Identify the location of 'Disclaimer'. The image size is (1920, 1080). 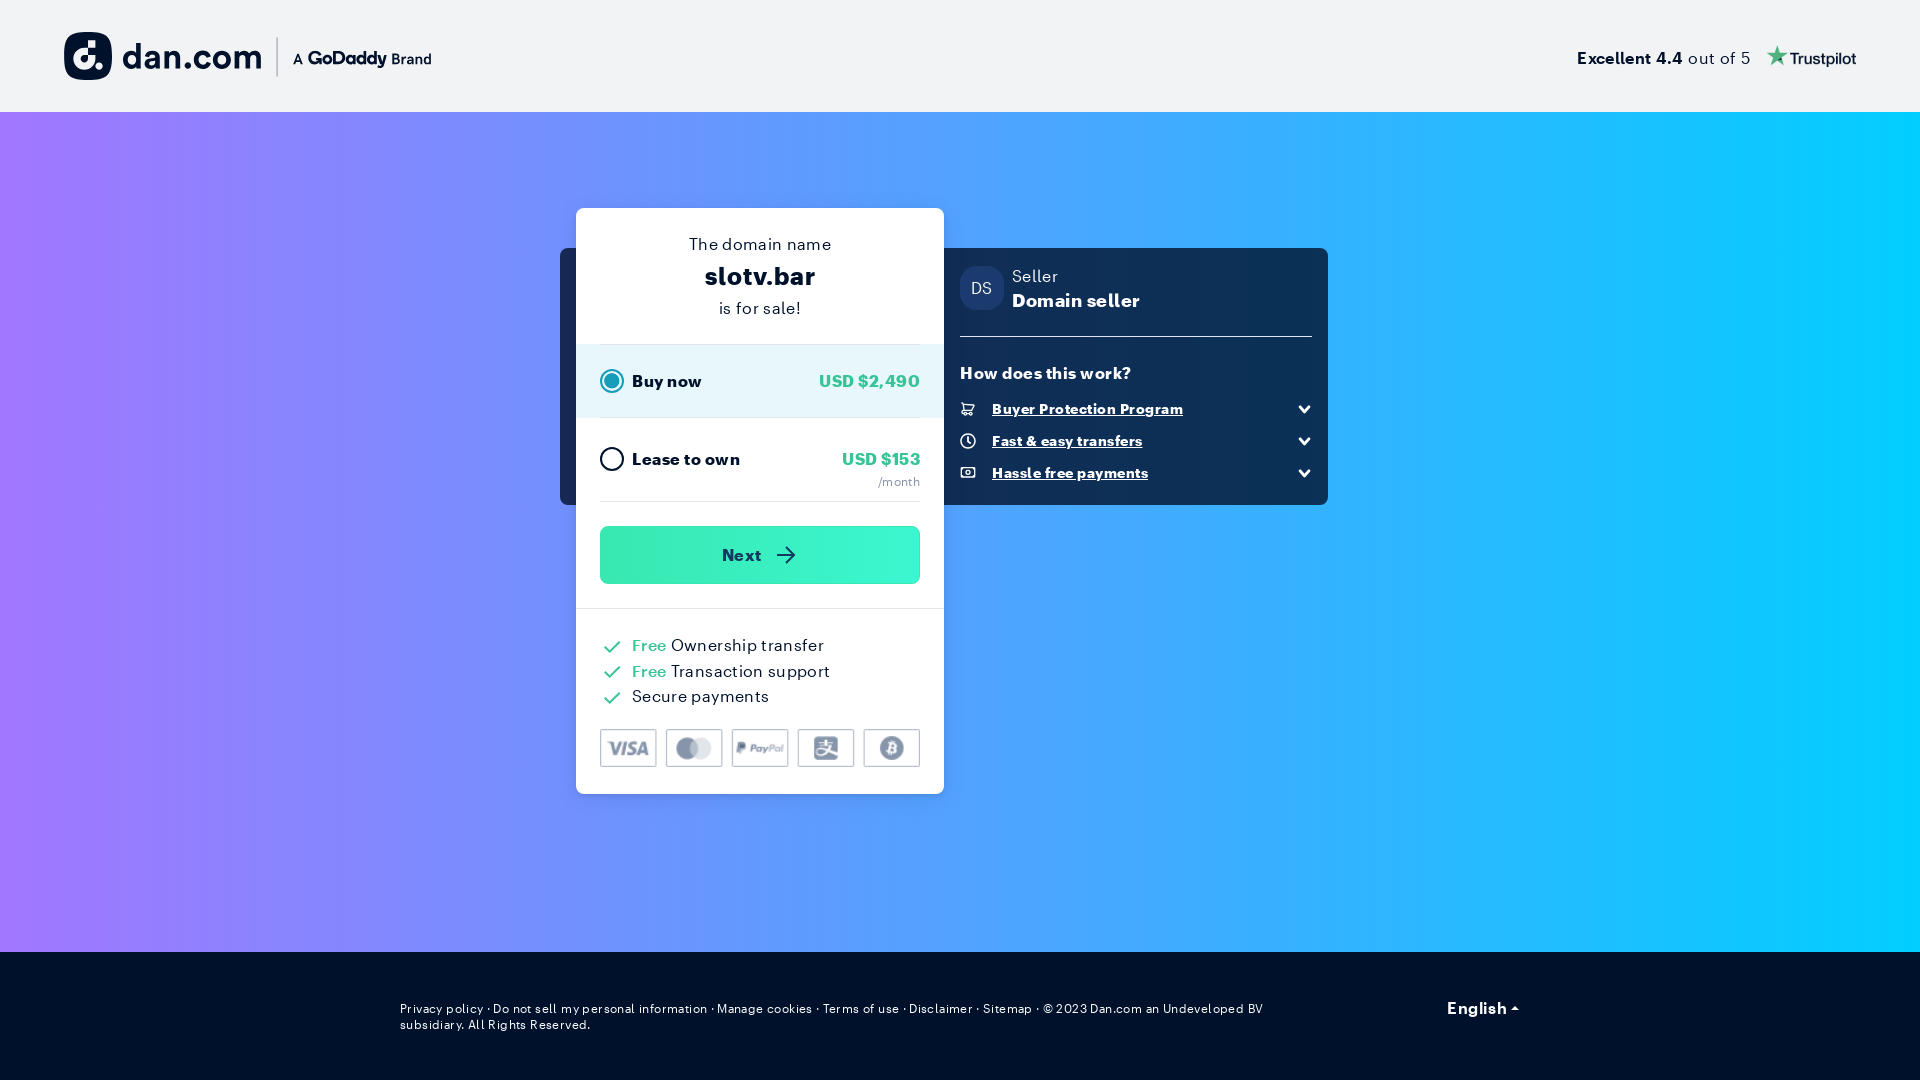
(907, 1007).